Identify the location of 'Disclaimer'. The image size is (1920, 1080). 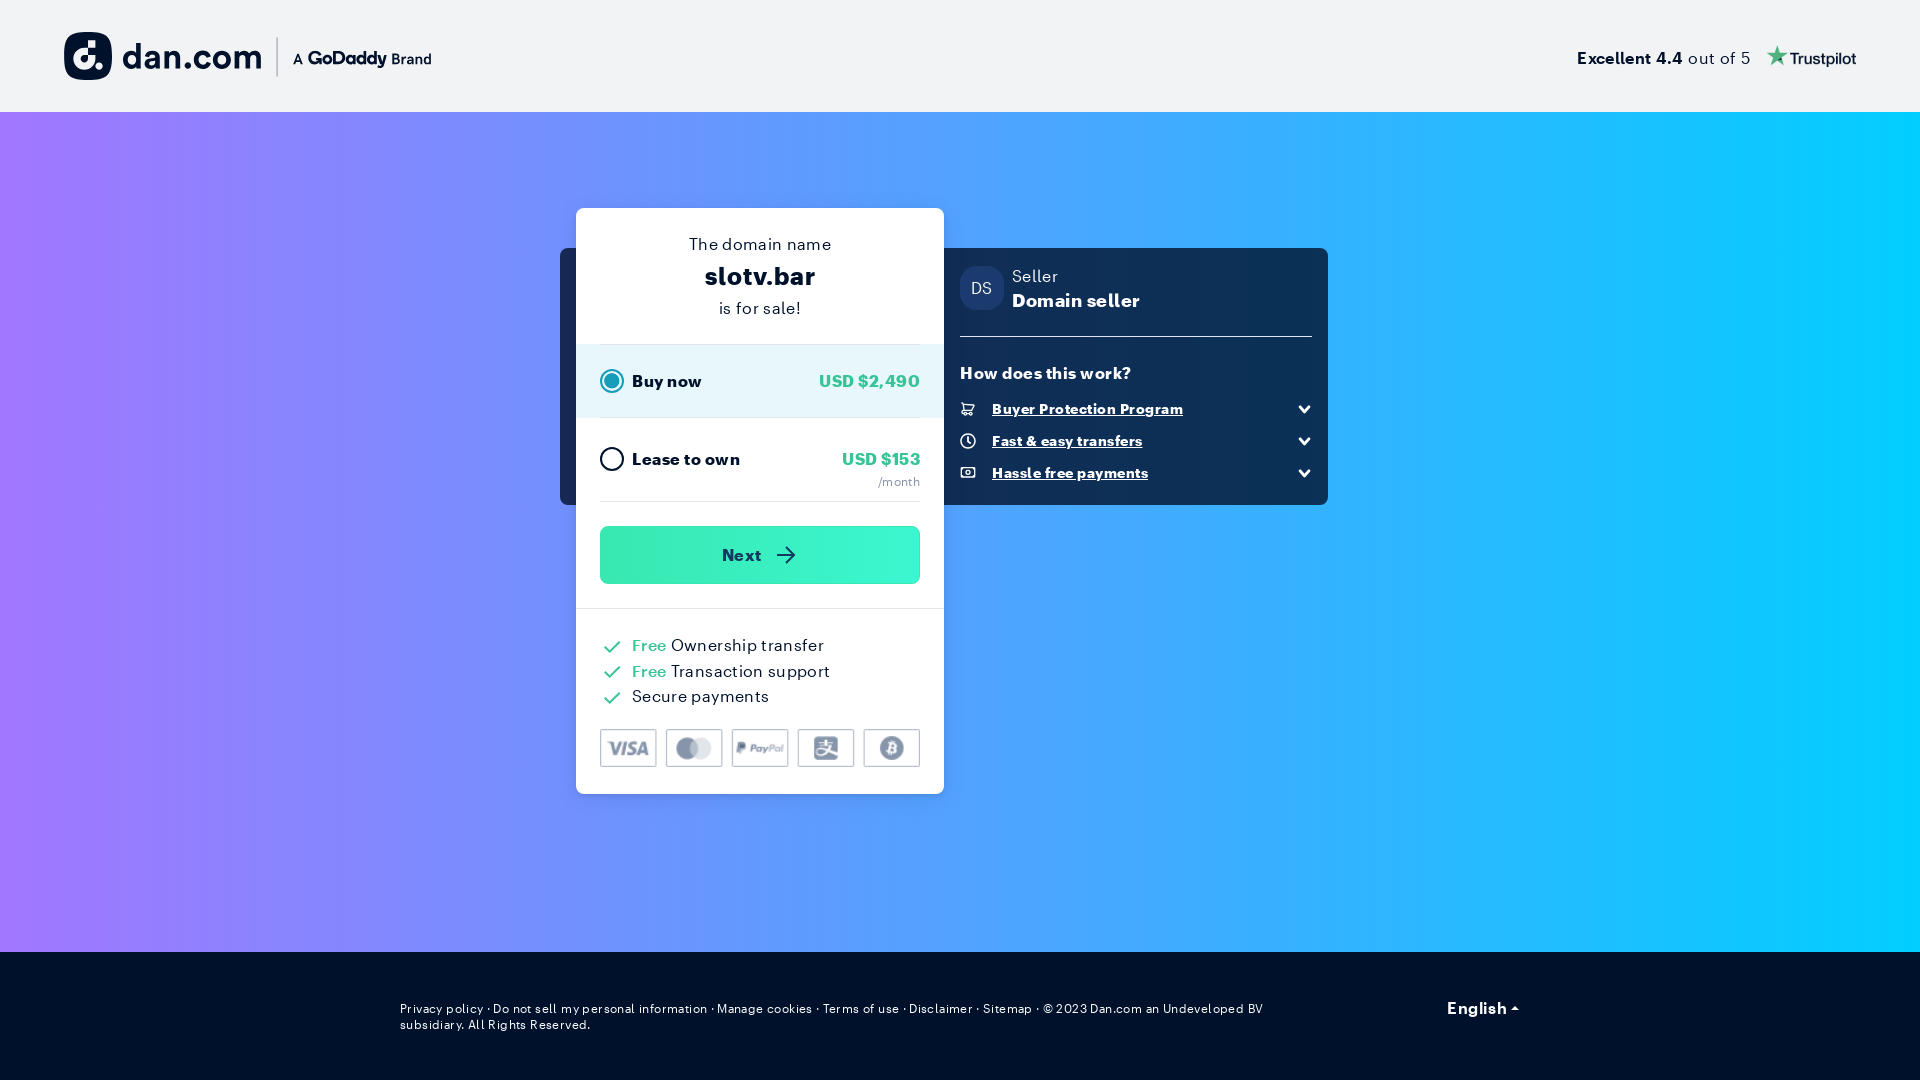
(907, 1007).